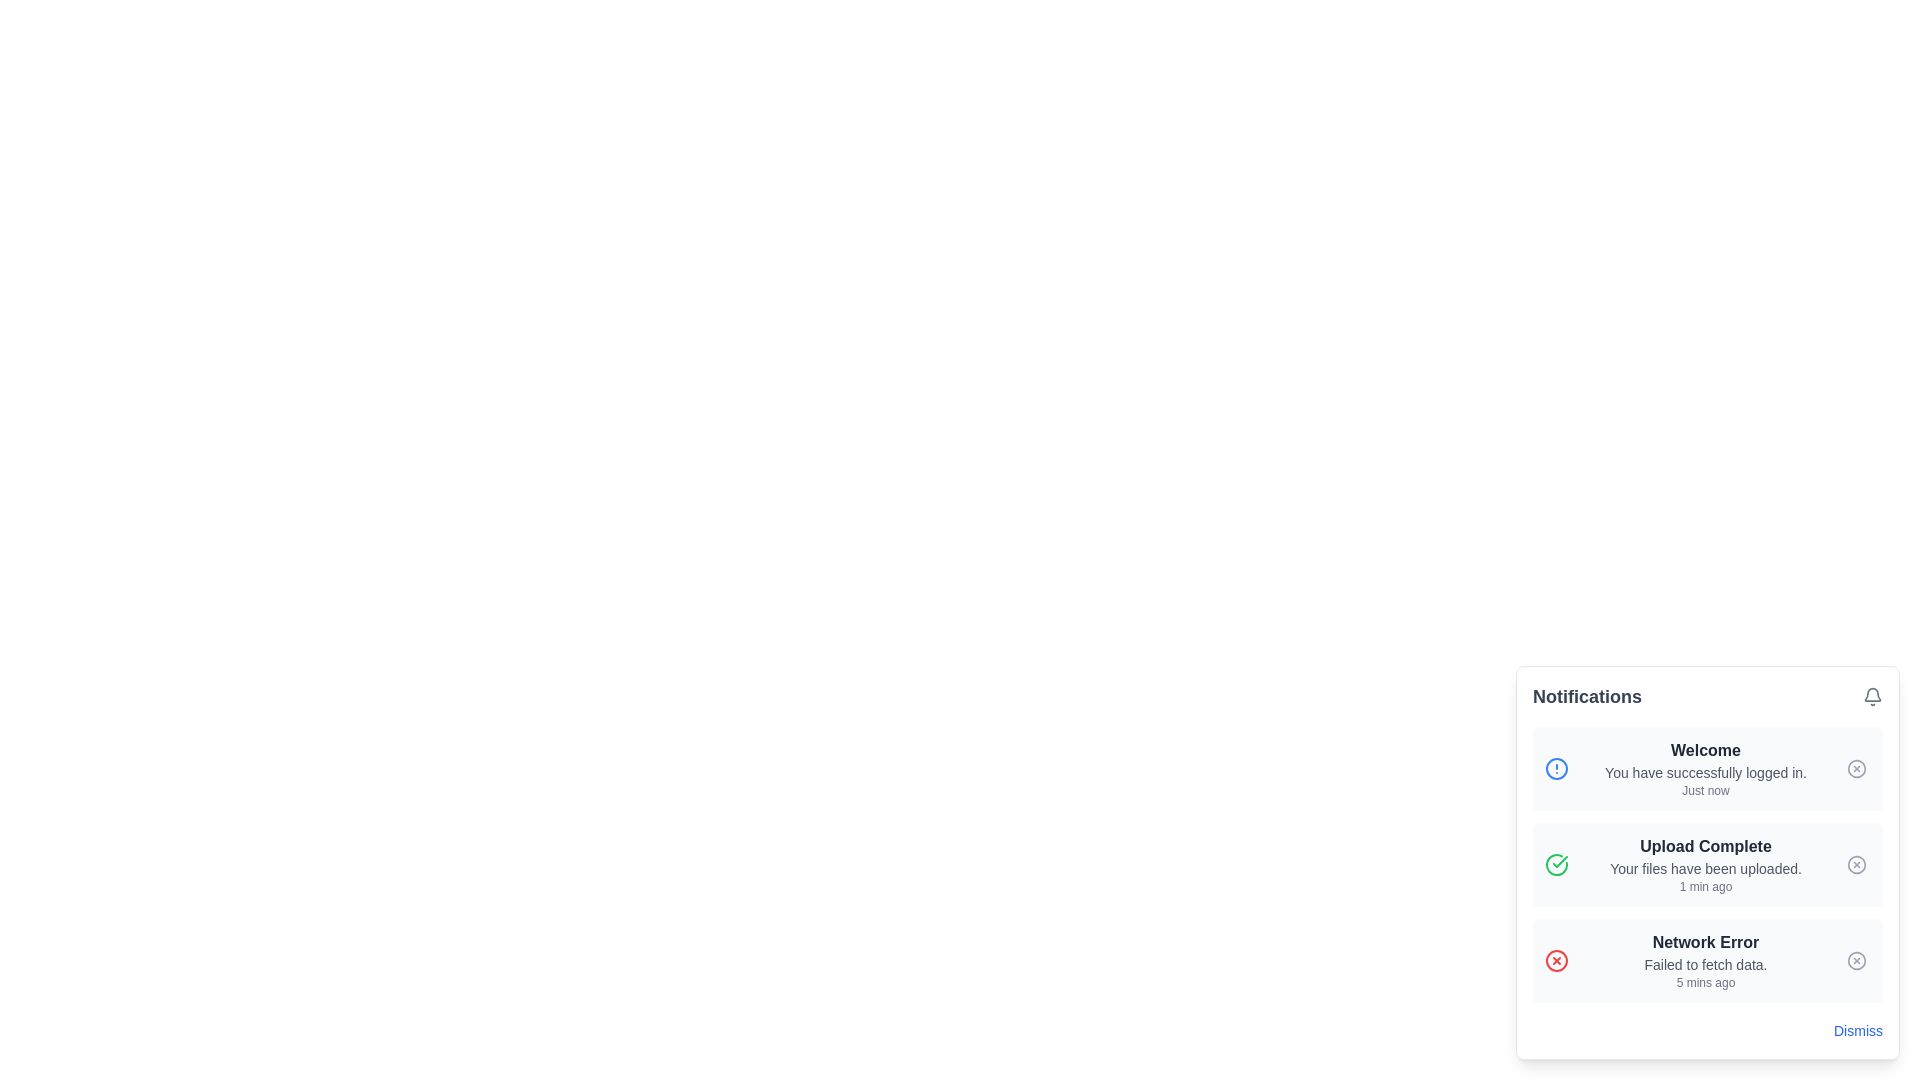  I want to click on the dismiss button icon located at the far-right side of the 'Network Error' notification entry in the dropdown notification menu, so click(1856, 959).